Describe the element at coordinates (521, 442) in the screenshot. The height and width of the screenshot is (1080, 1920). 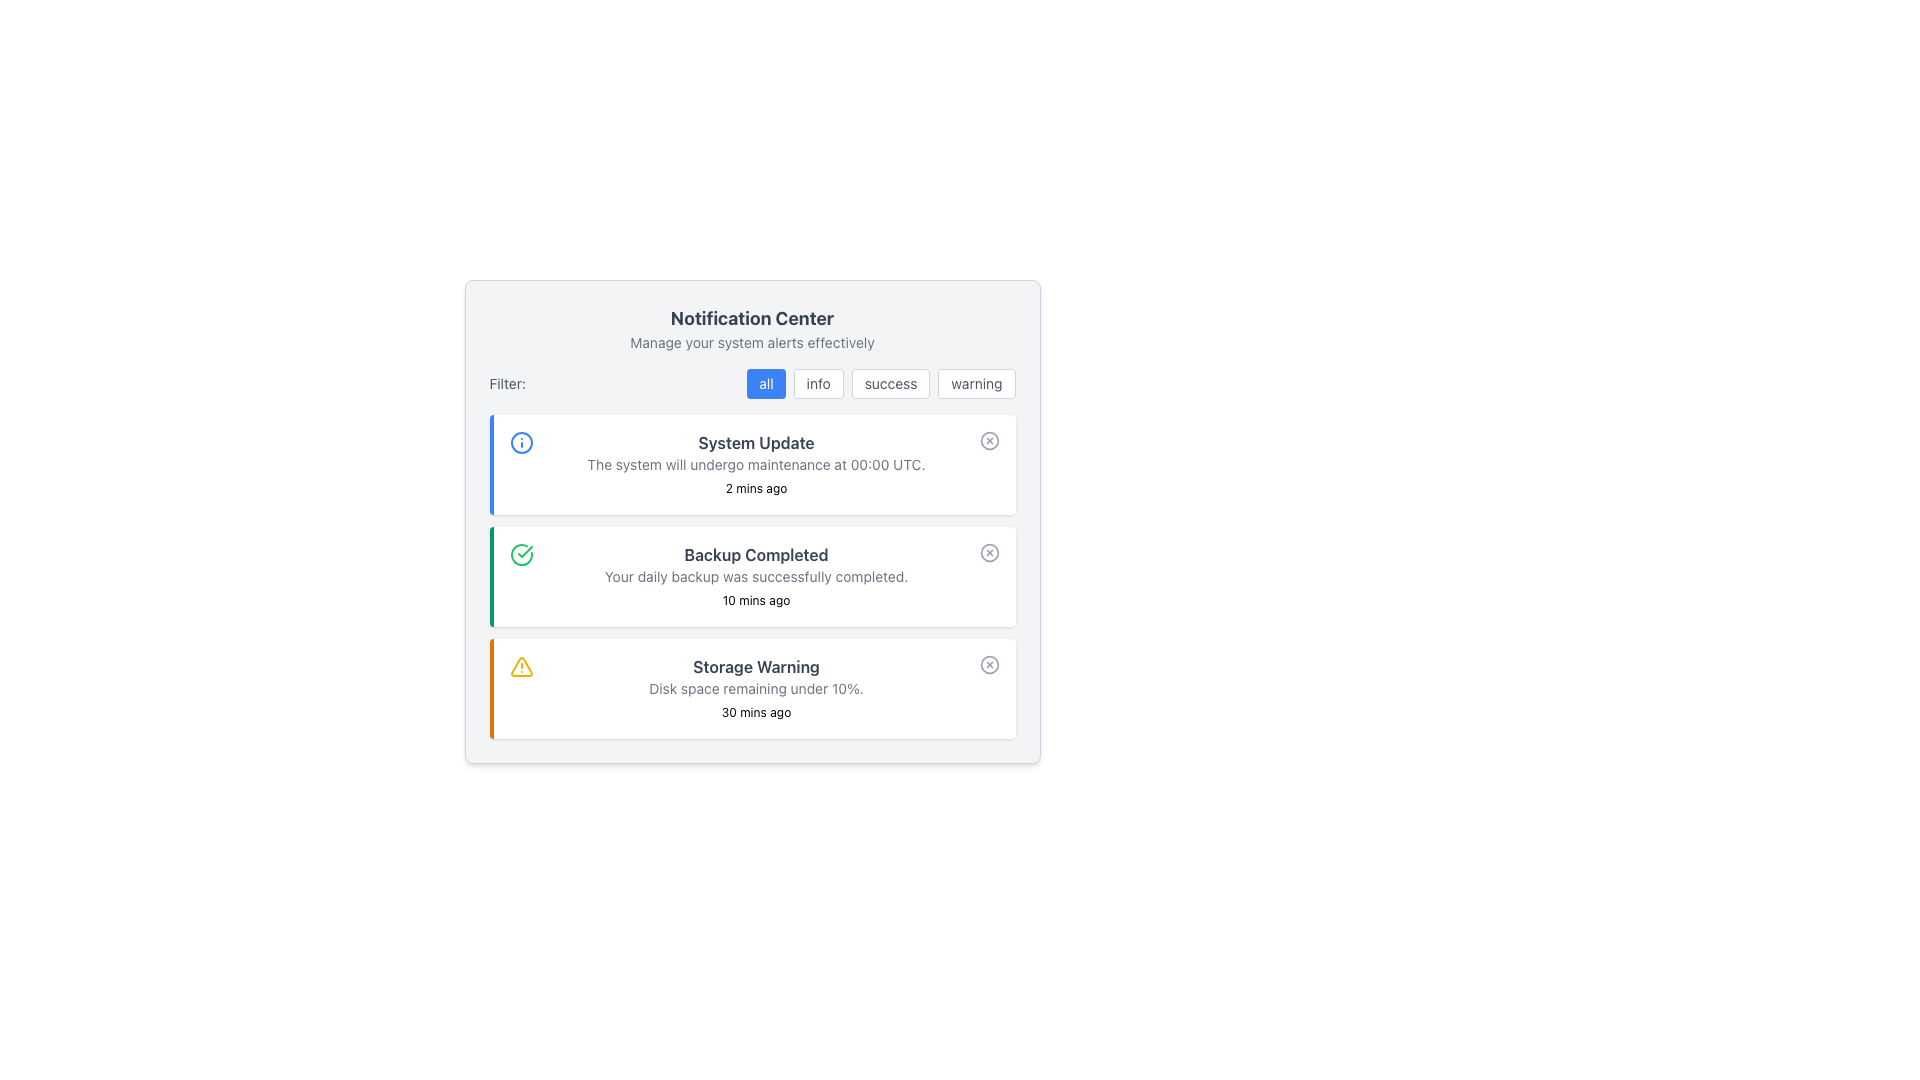
I see `the information update icon located to the left of the 'System Update' notification entry` at that location.